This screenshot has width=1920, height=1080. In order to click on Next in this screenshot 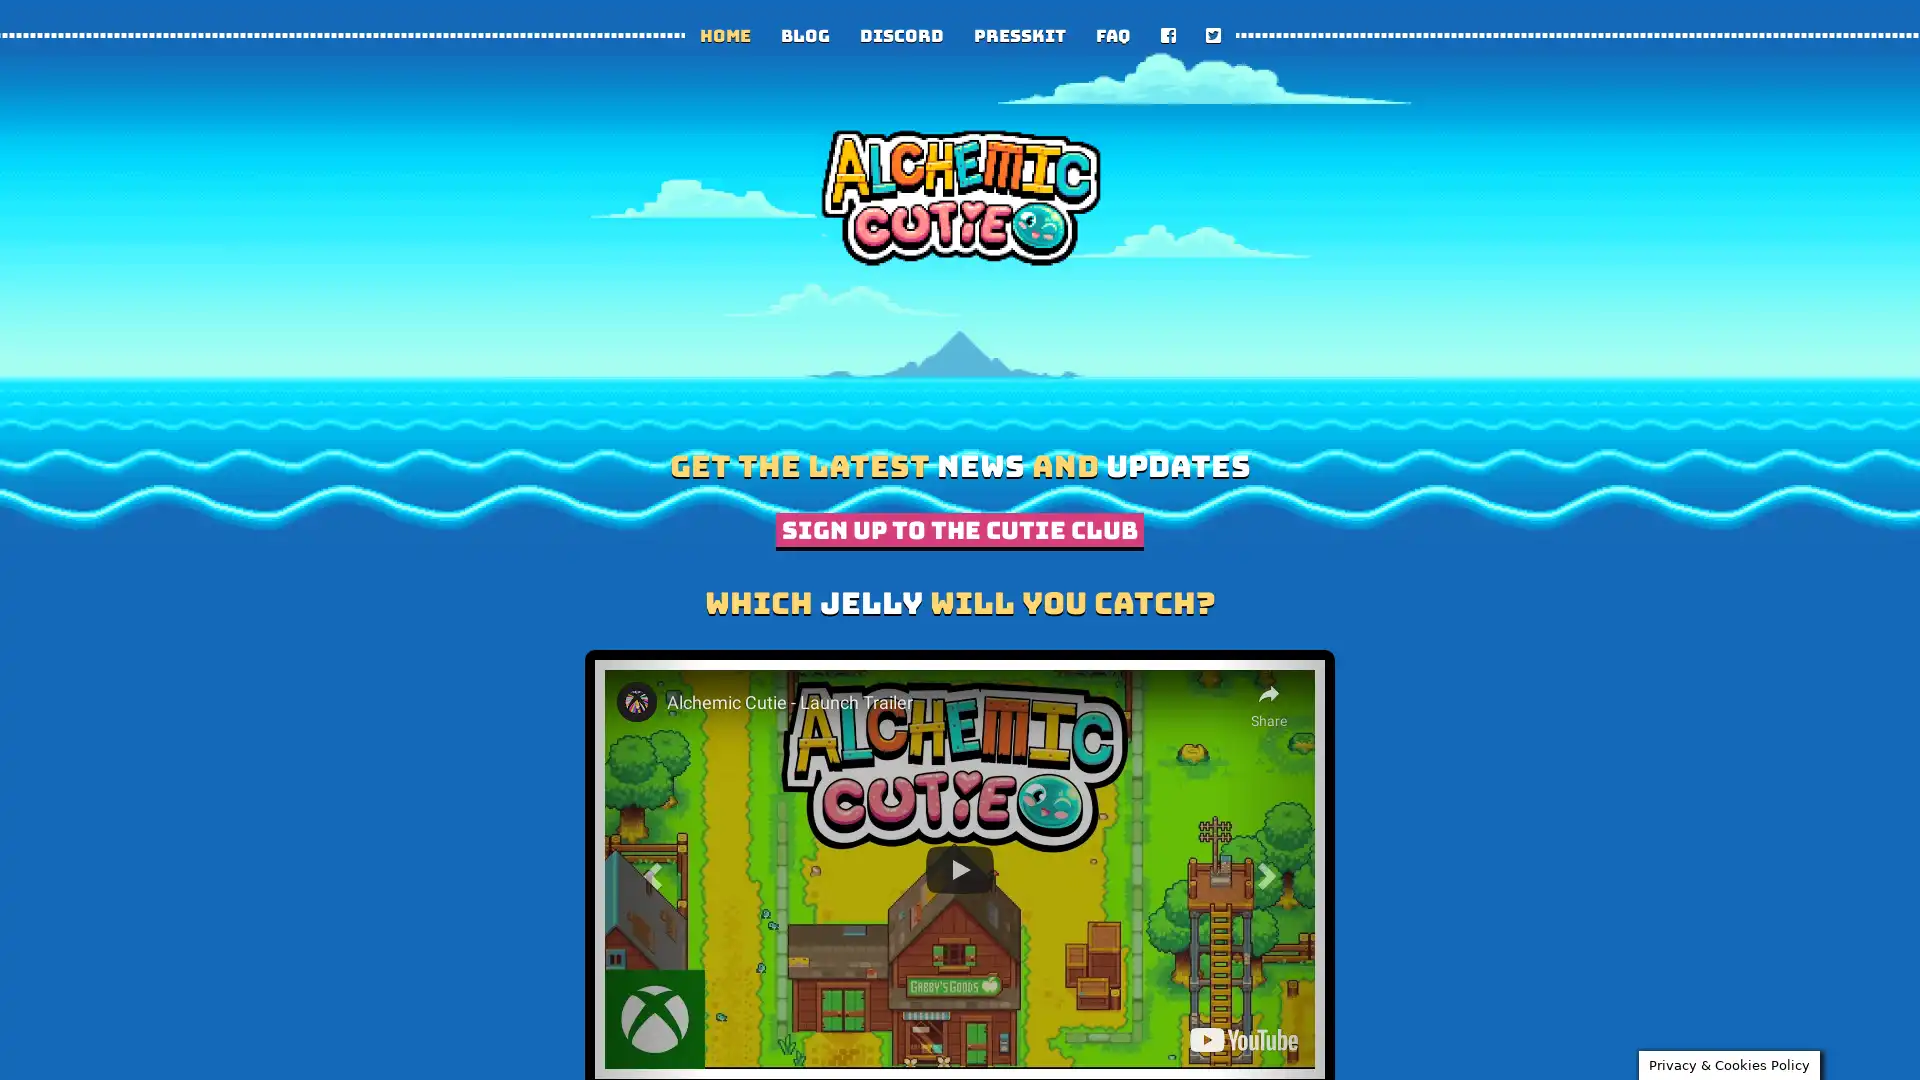, I will do `click(1269, 868)`.